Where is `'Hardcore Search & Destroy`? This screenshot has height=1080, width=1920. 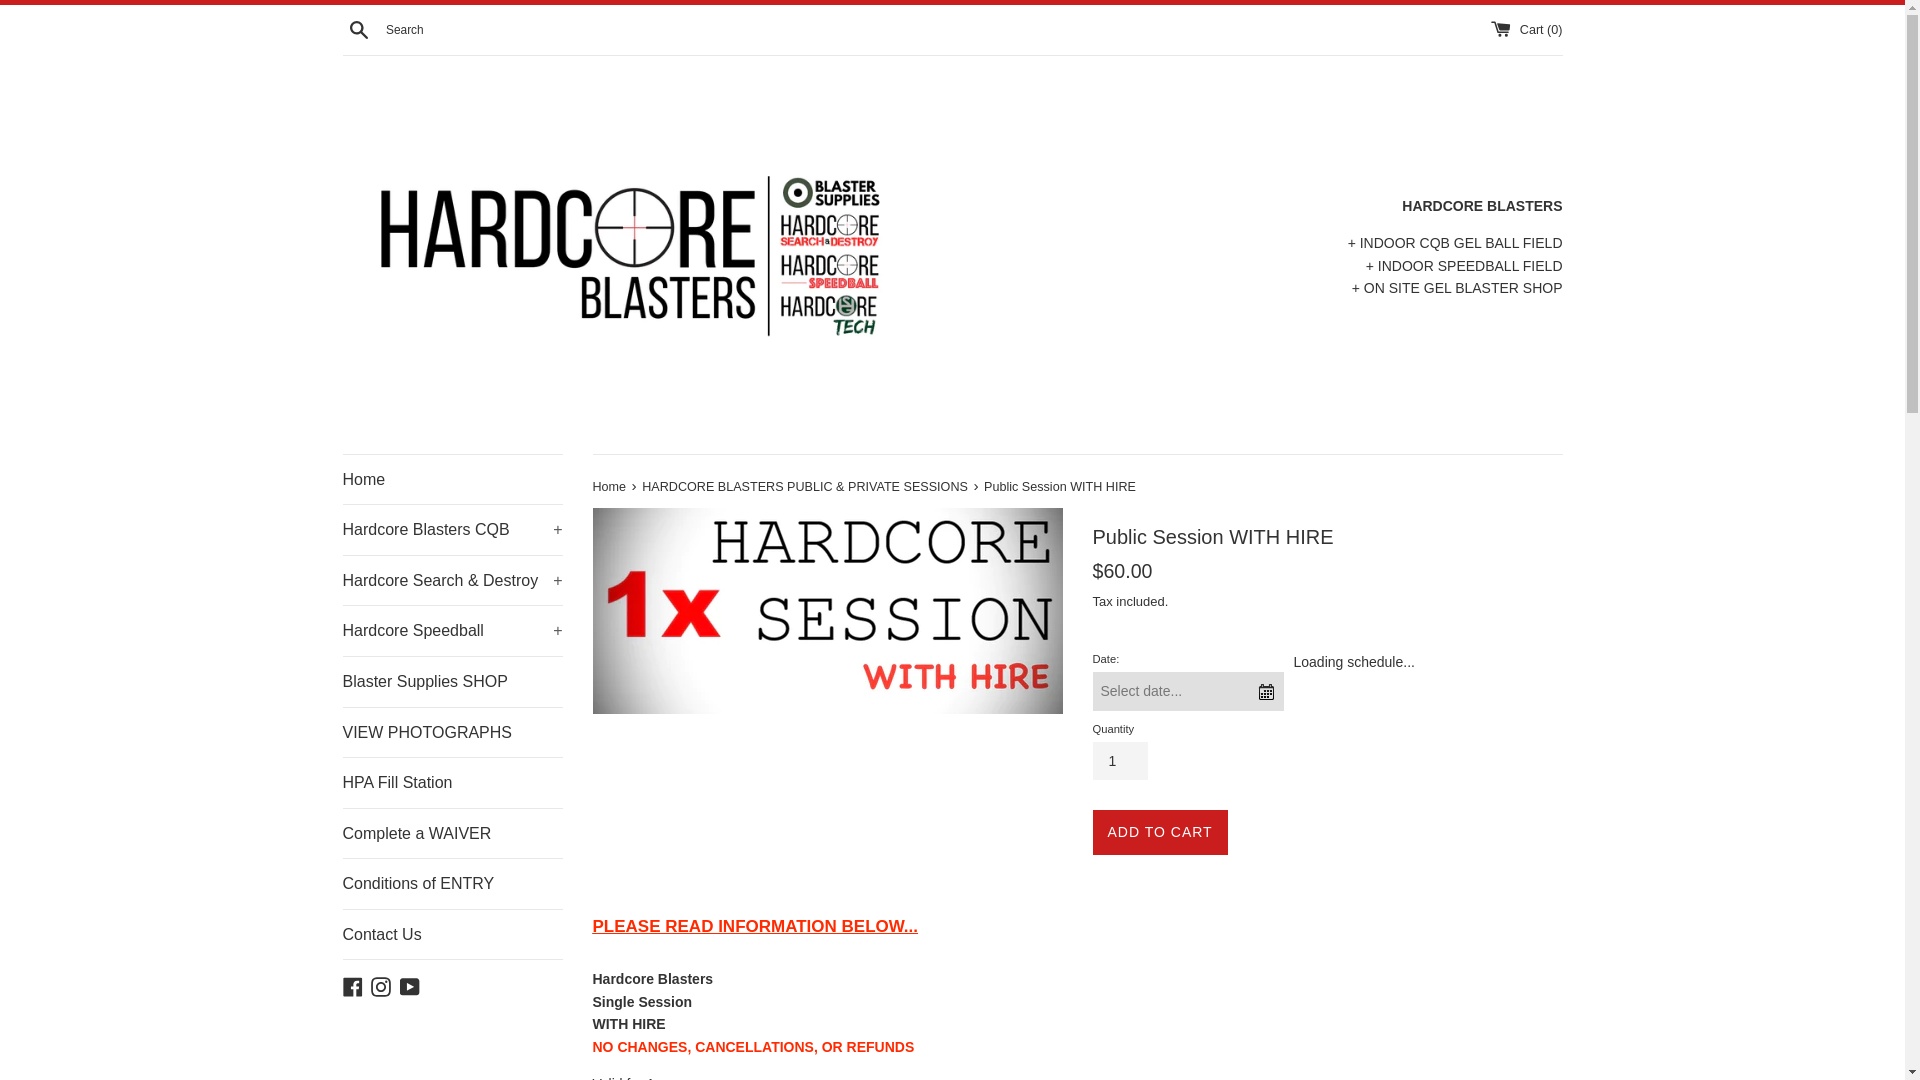
'Hardcore Search & Destroy is located at coordinates (341, 581).